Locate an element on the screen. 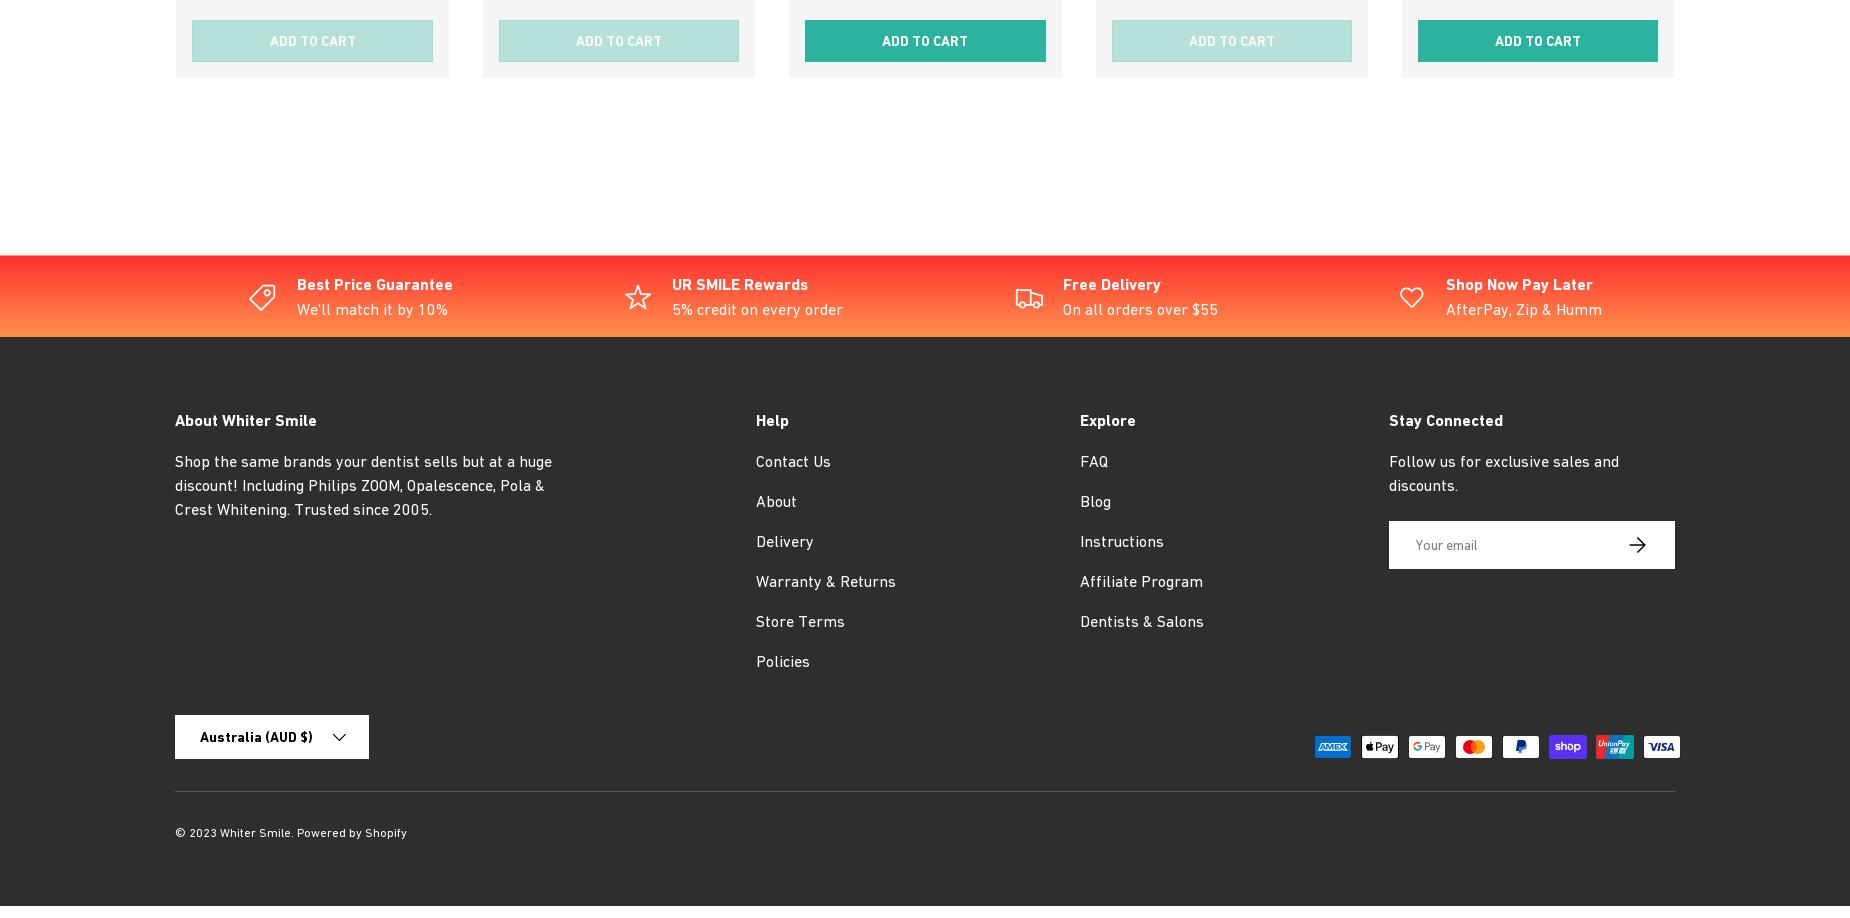  'Shop the same brands your dentist sells but at a huge discount! Including Philips ZOOM, Opalescence, Pola & Crest Whitening. Trusted since 2005.' is located at coordinates (362, 484).